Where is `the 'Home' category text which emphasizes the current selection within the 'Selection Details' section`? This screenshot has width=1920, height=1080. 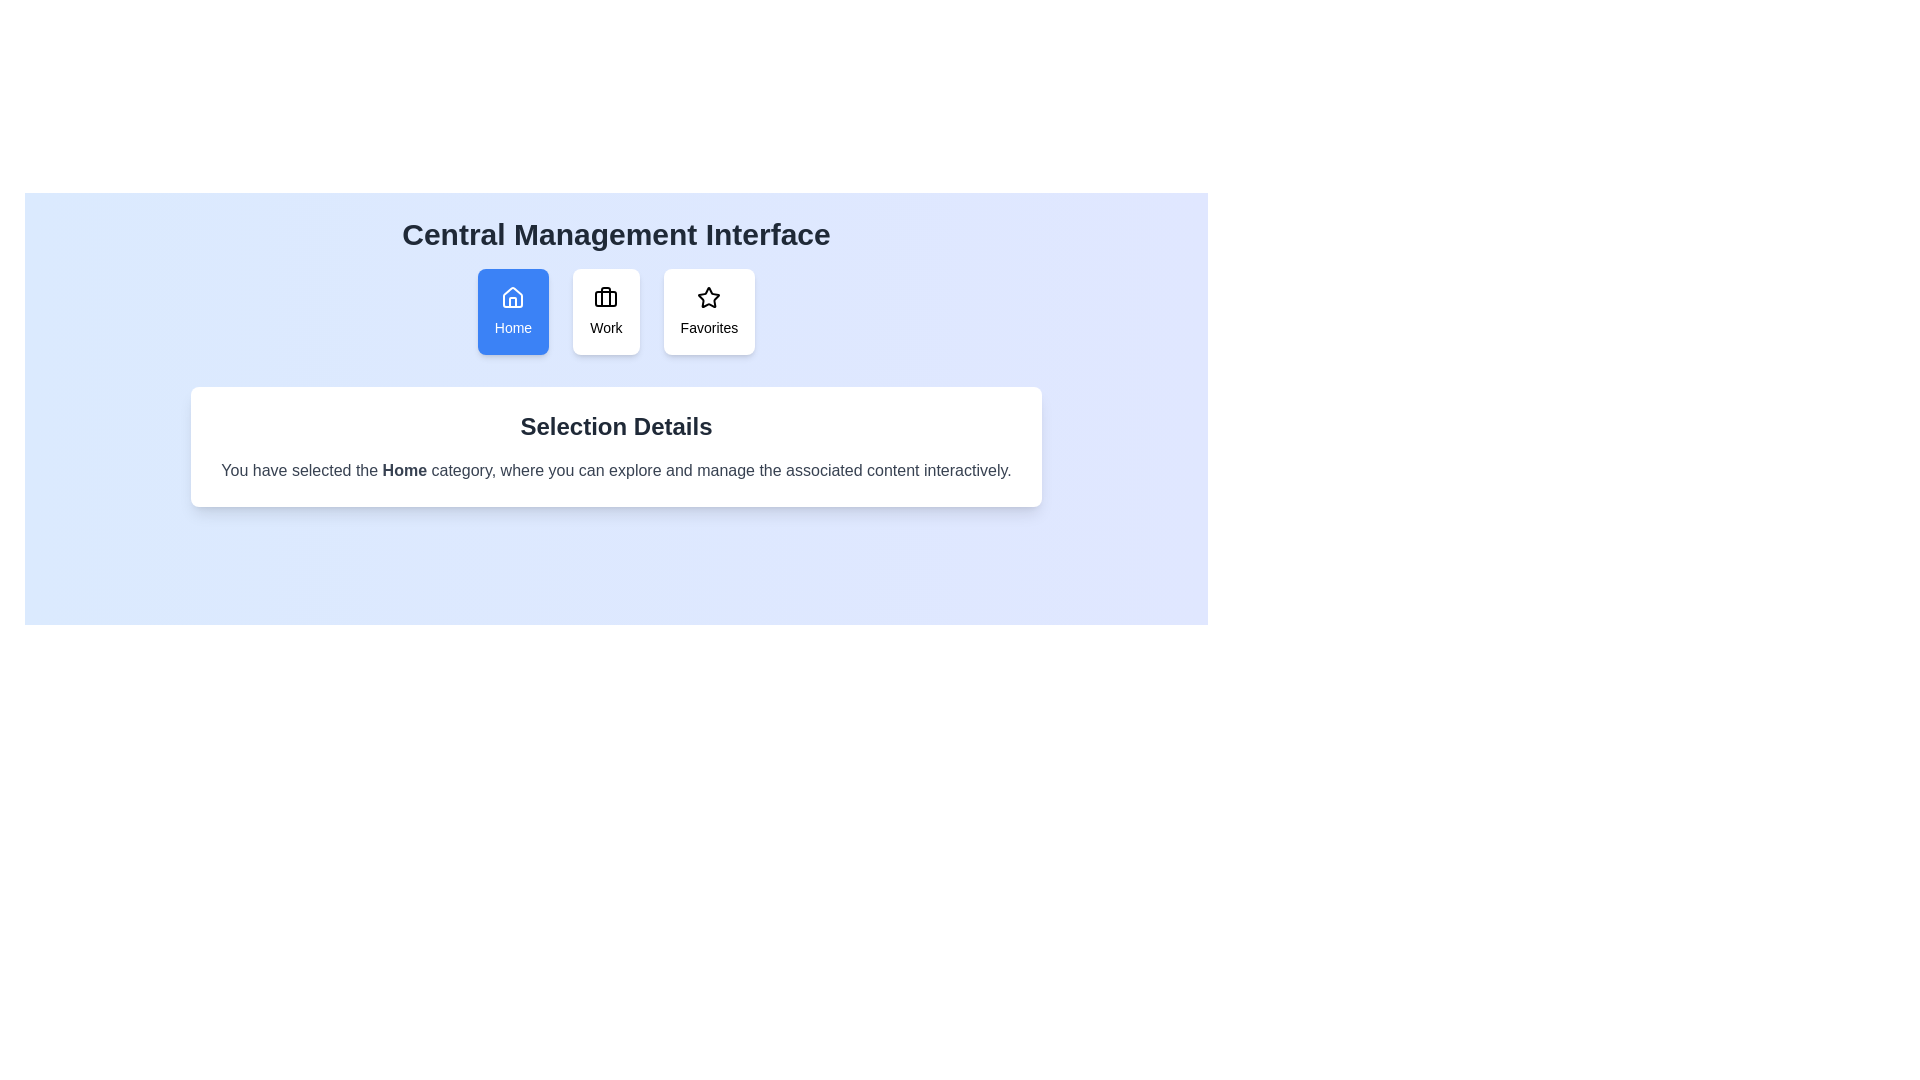
the 'Home' category text which emphasizes the current selection within the 'Selection Details' section is located at coordinates (403, 470).